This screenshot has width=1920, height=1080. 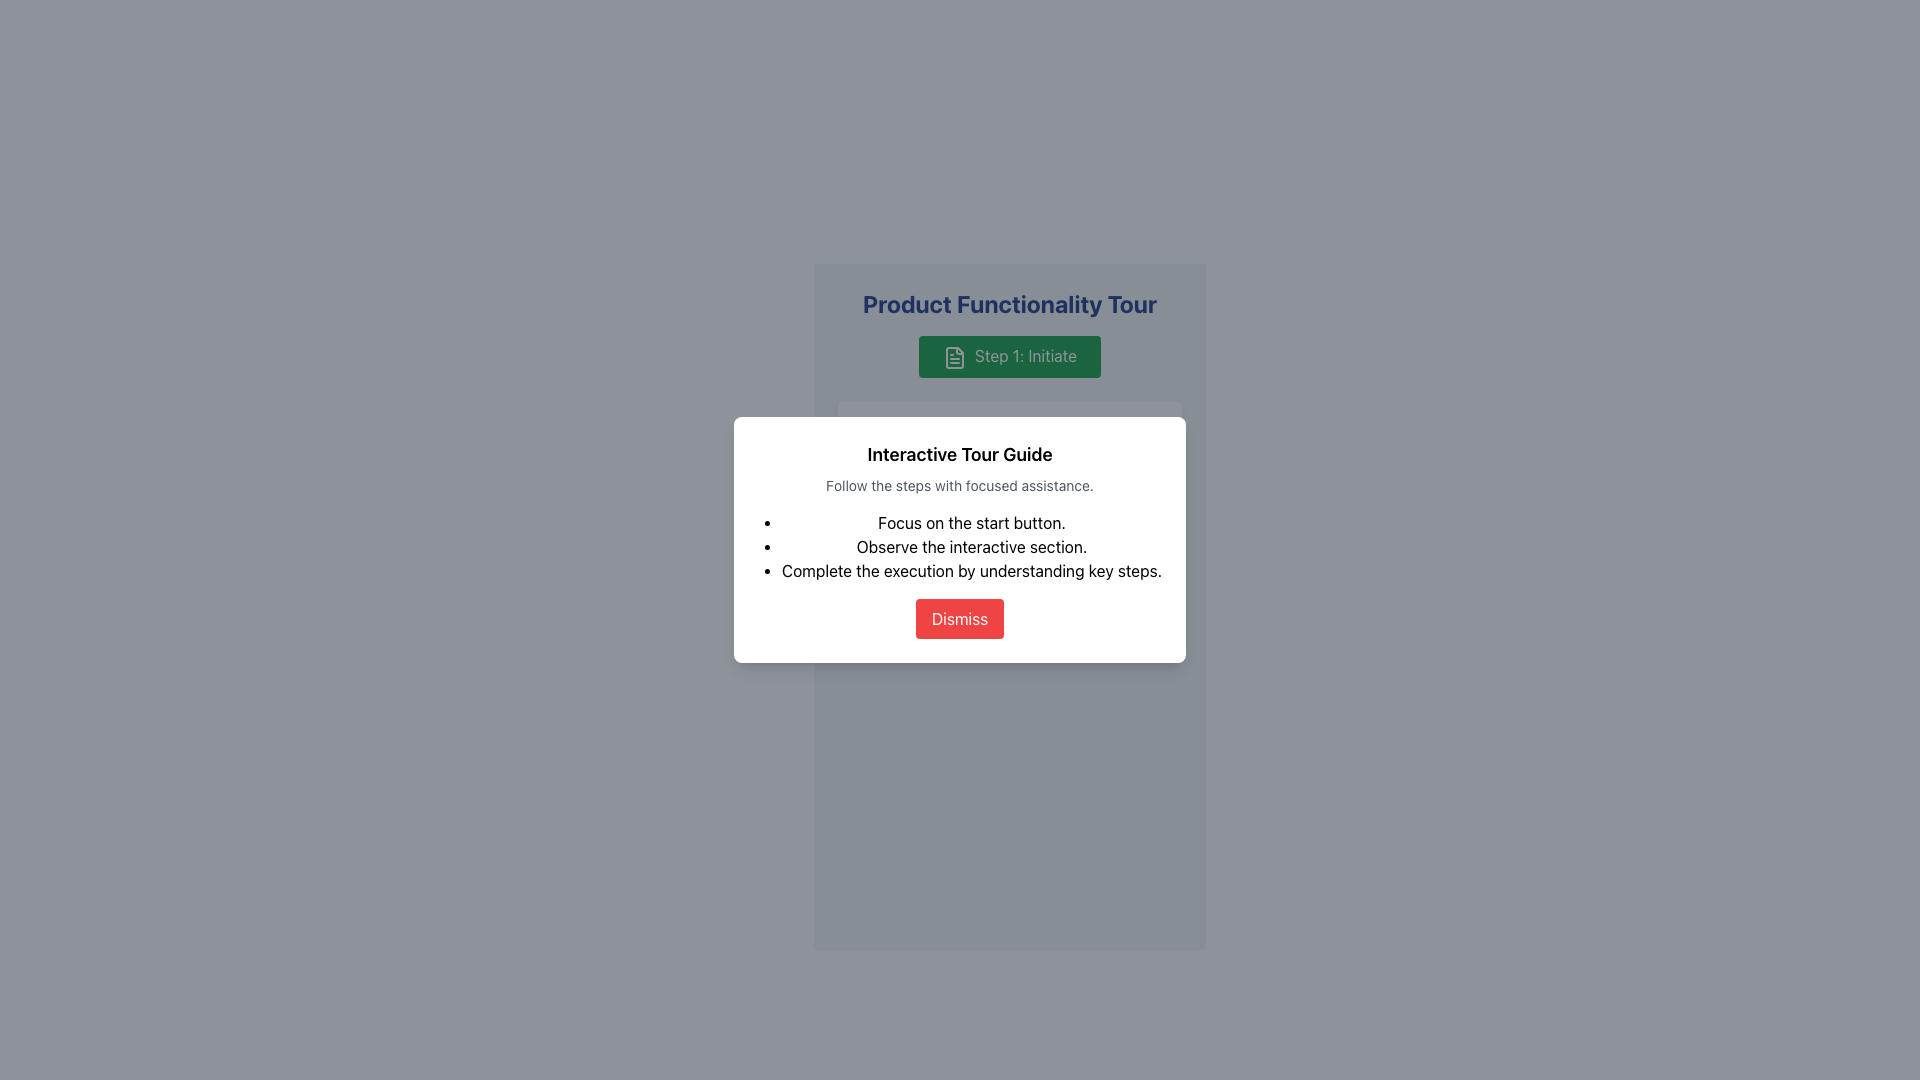 What do you see at coordinates (971, 546) in the screenshot?
I see `the second item in the vertical list of instructions located within the modal box, which directs the user to focus on specific sections of the interface` at bounding box center [971, 546].